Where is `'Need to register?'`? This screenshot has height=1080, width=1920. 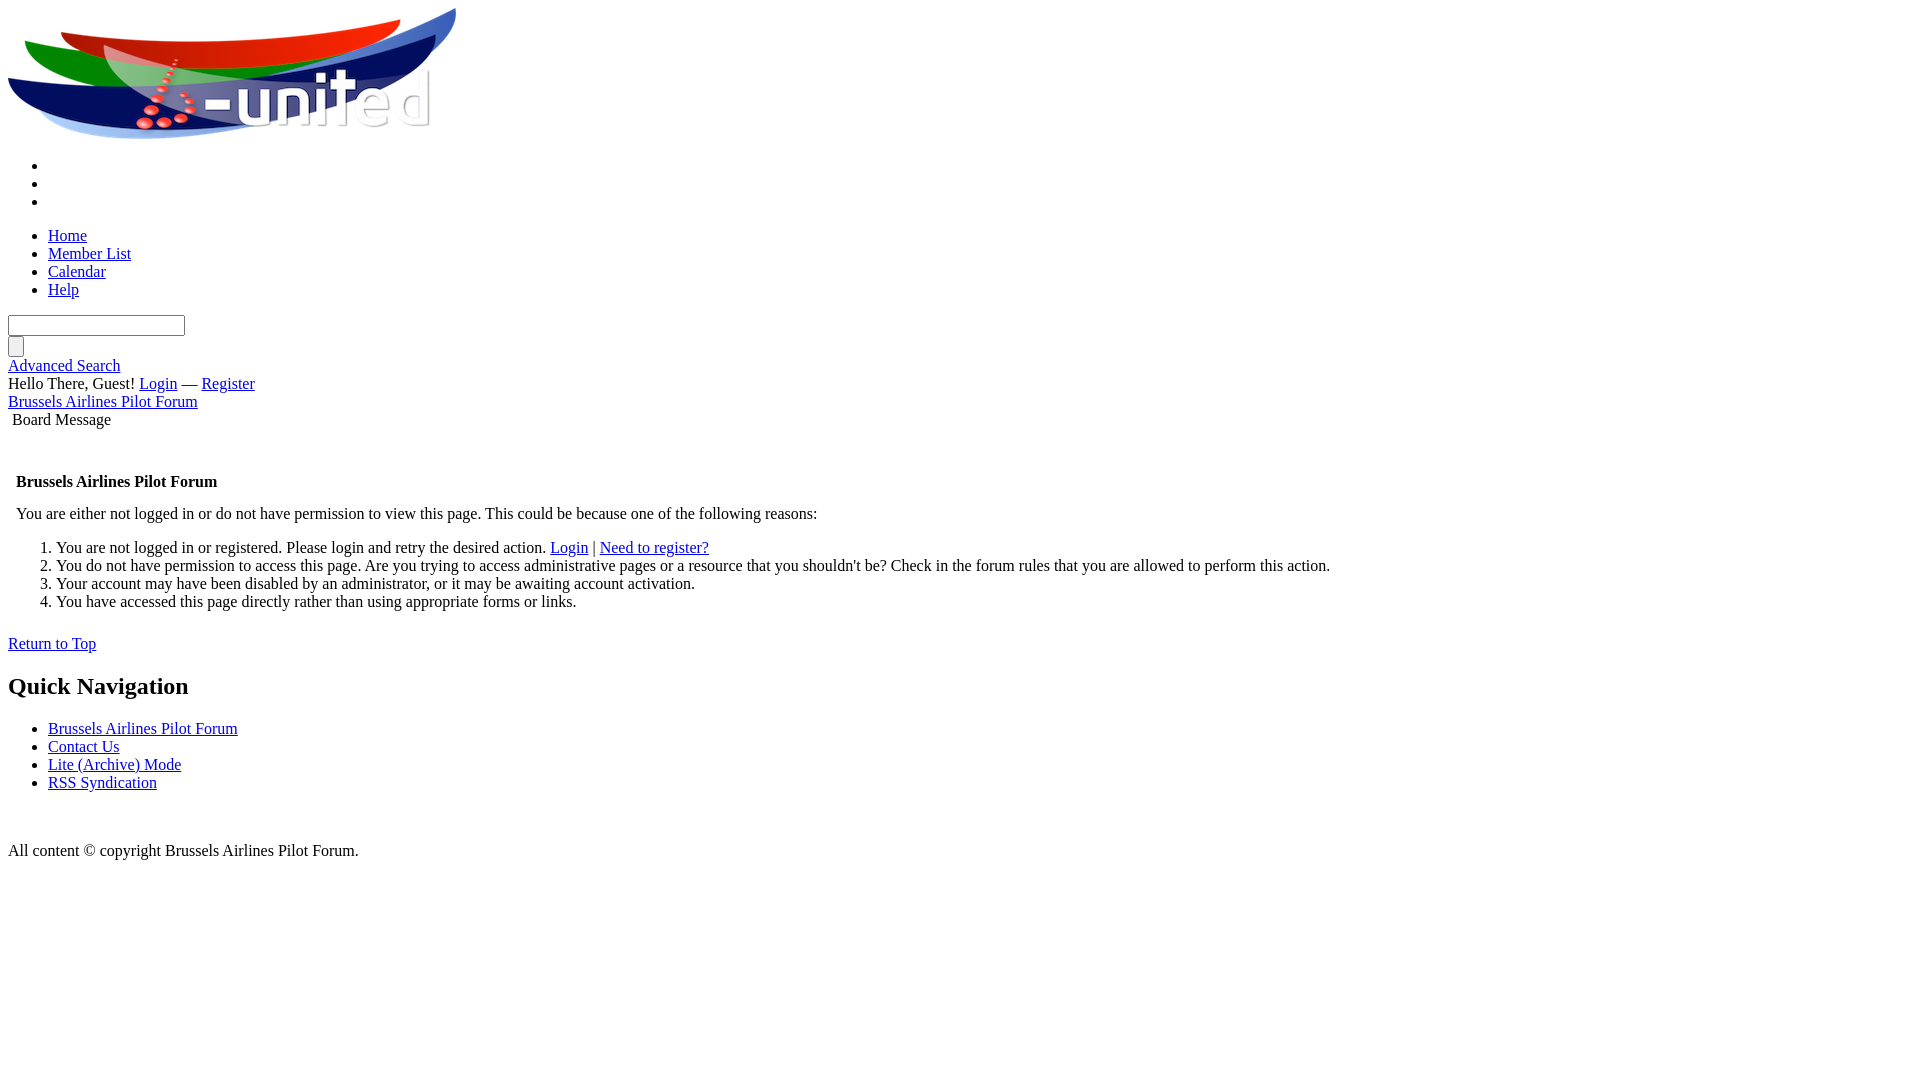
'Need to register?' is located at coordinates (654, 547).